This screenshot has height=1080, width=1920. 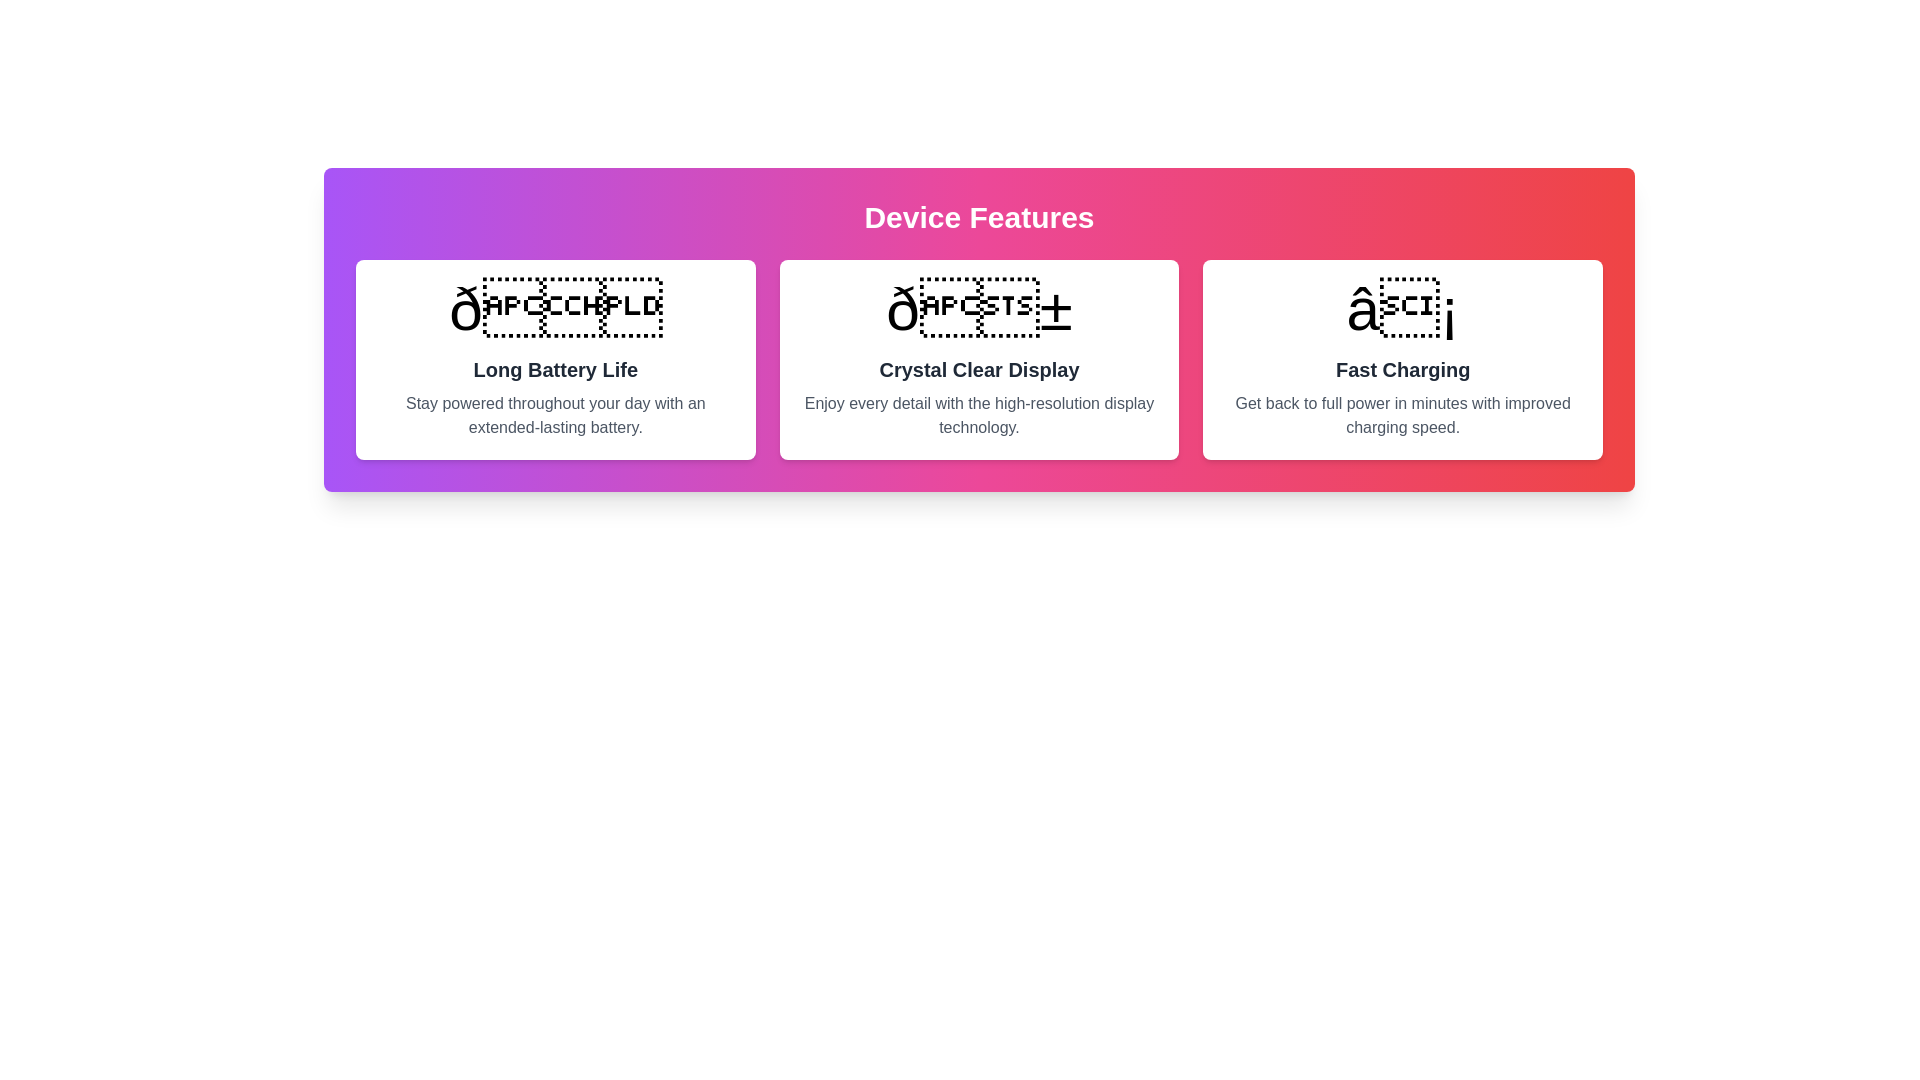 What do you see at coordinates (979, 370) in the screenshot?
I see `the 'Crystal Clear Display' title text label` at bounding box center [979, 370].